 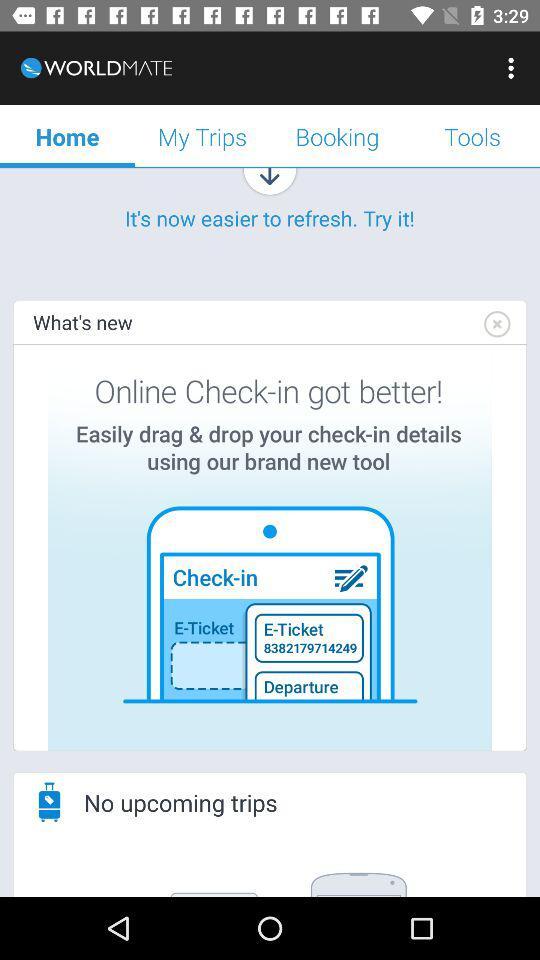 I want to click on app next to the booking icon, so click(x=513, y=68).